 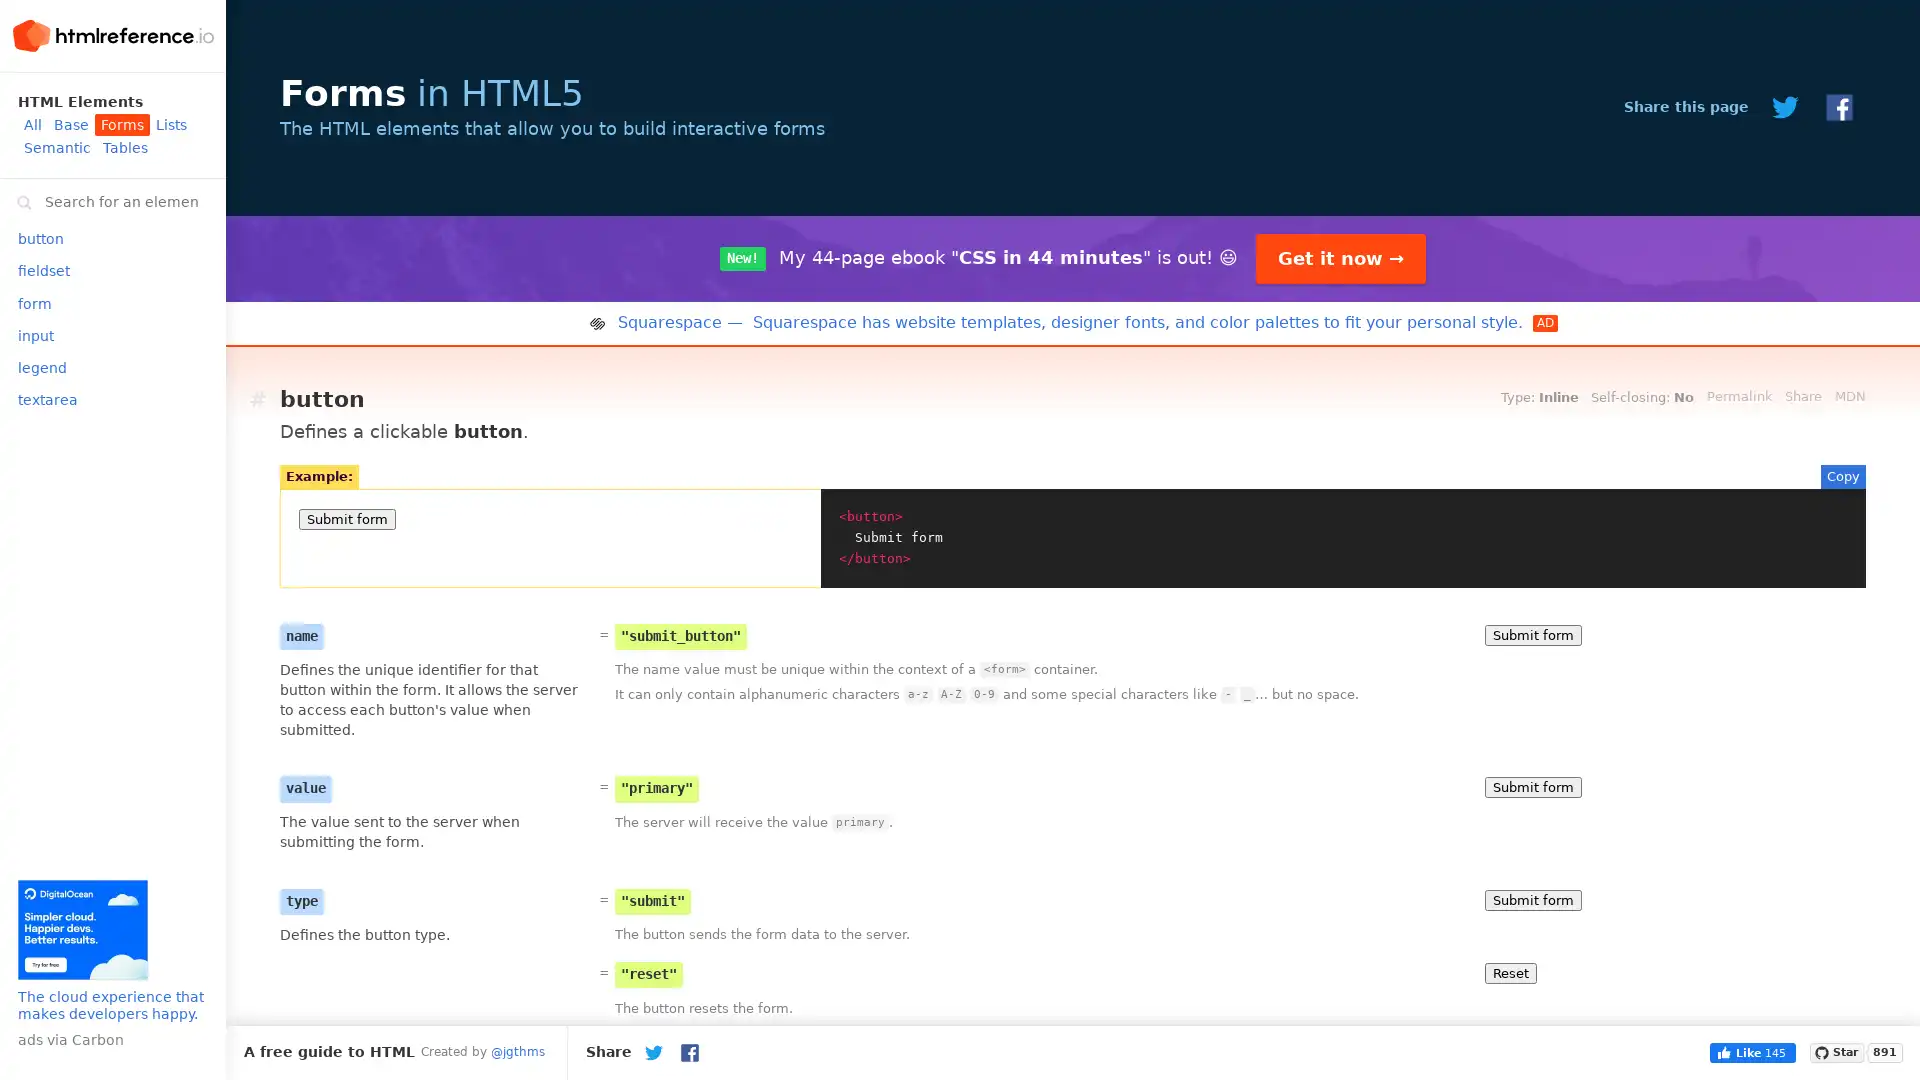 What do you see at coordinates (1532, 634) in the screenshot?
I see `Submit form` at bounding box center [1532, 634].